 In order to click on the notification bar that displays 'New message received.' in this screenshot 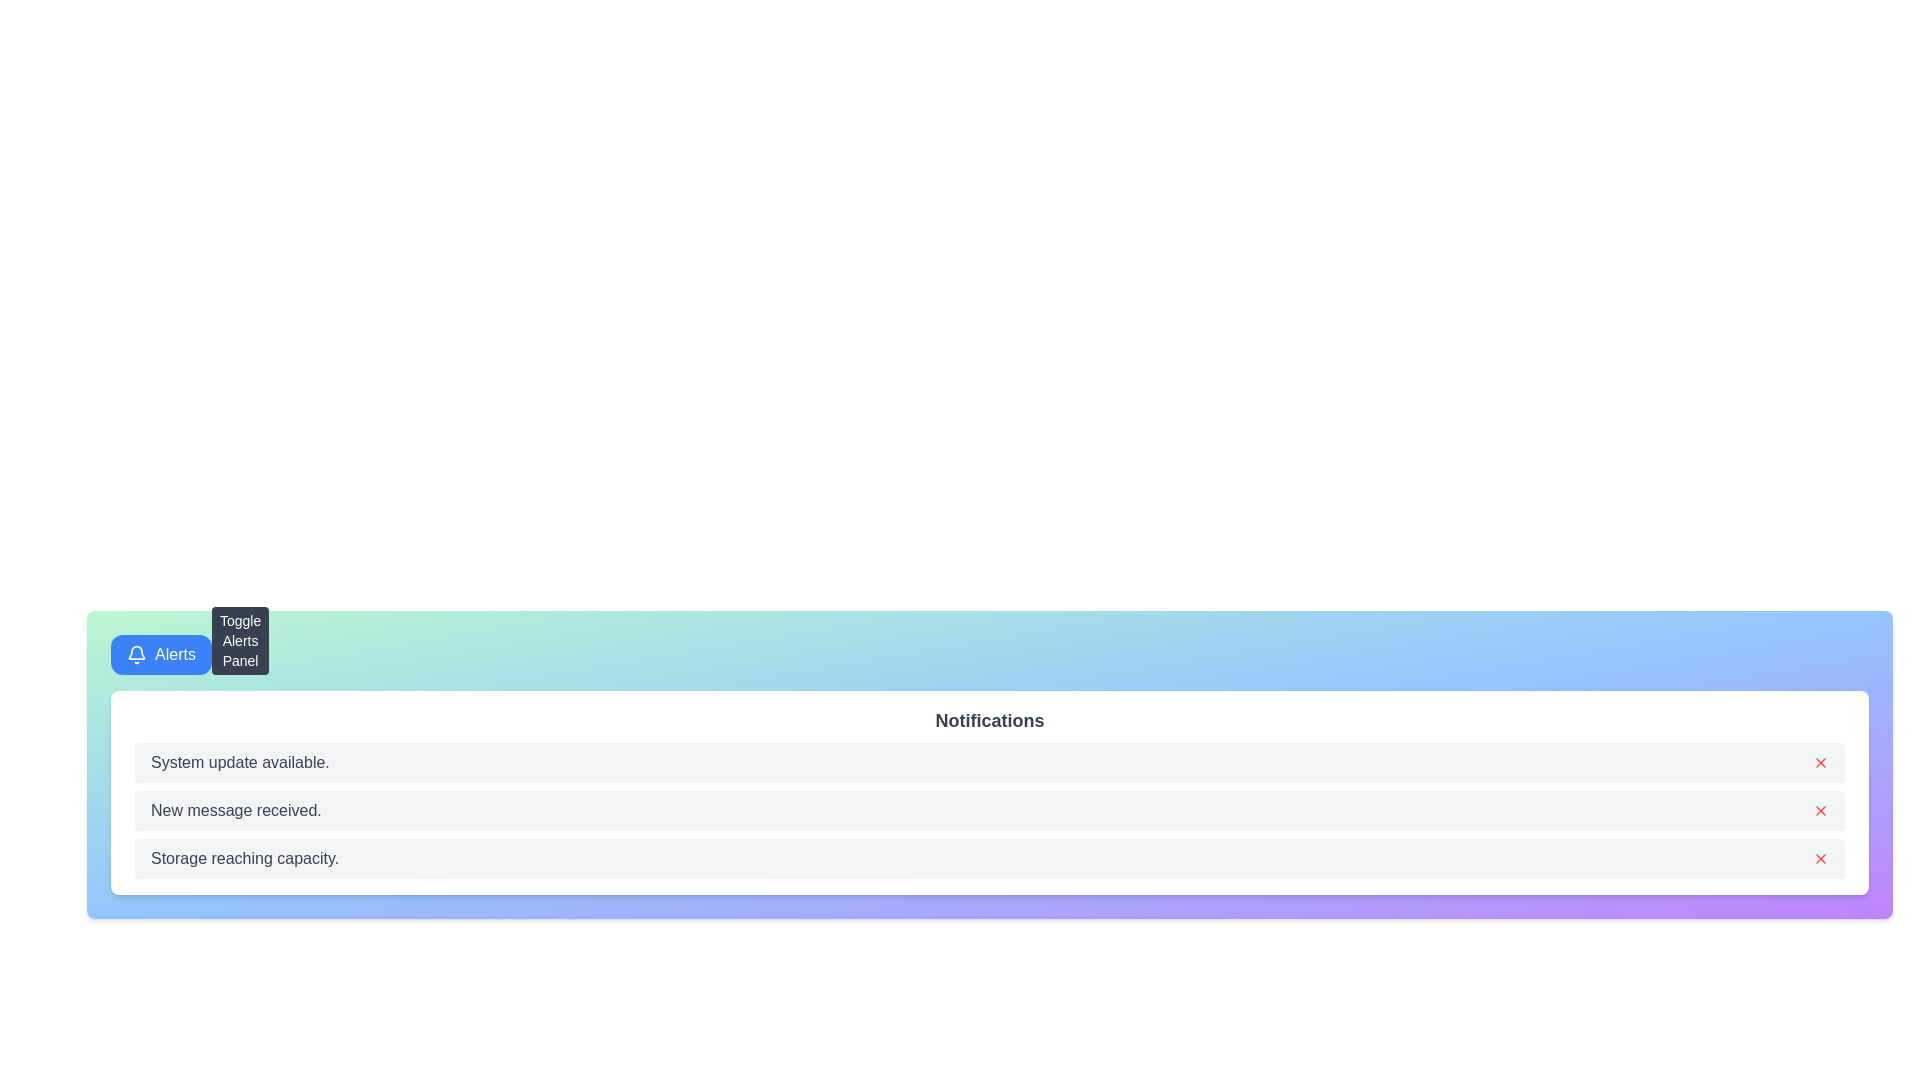, I will do `click(989, 810)`.